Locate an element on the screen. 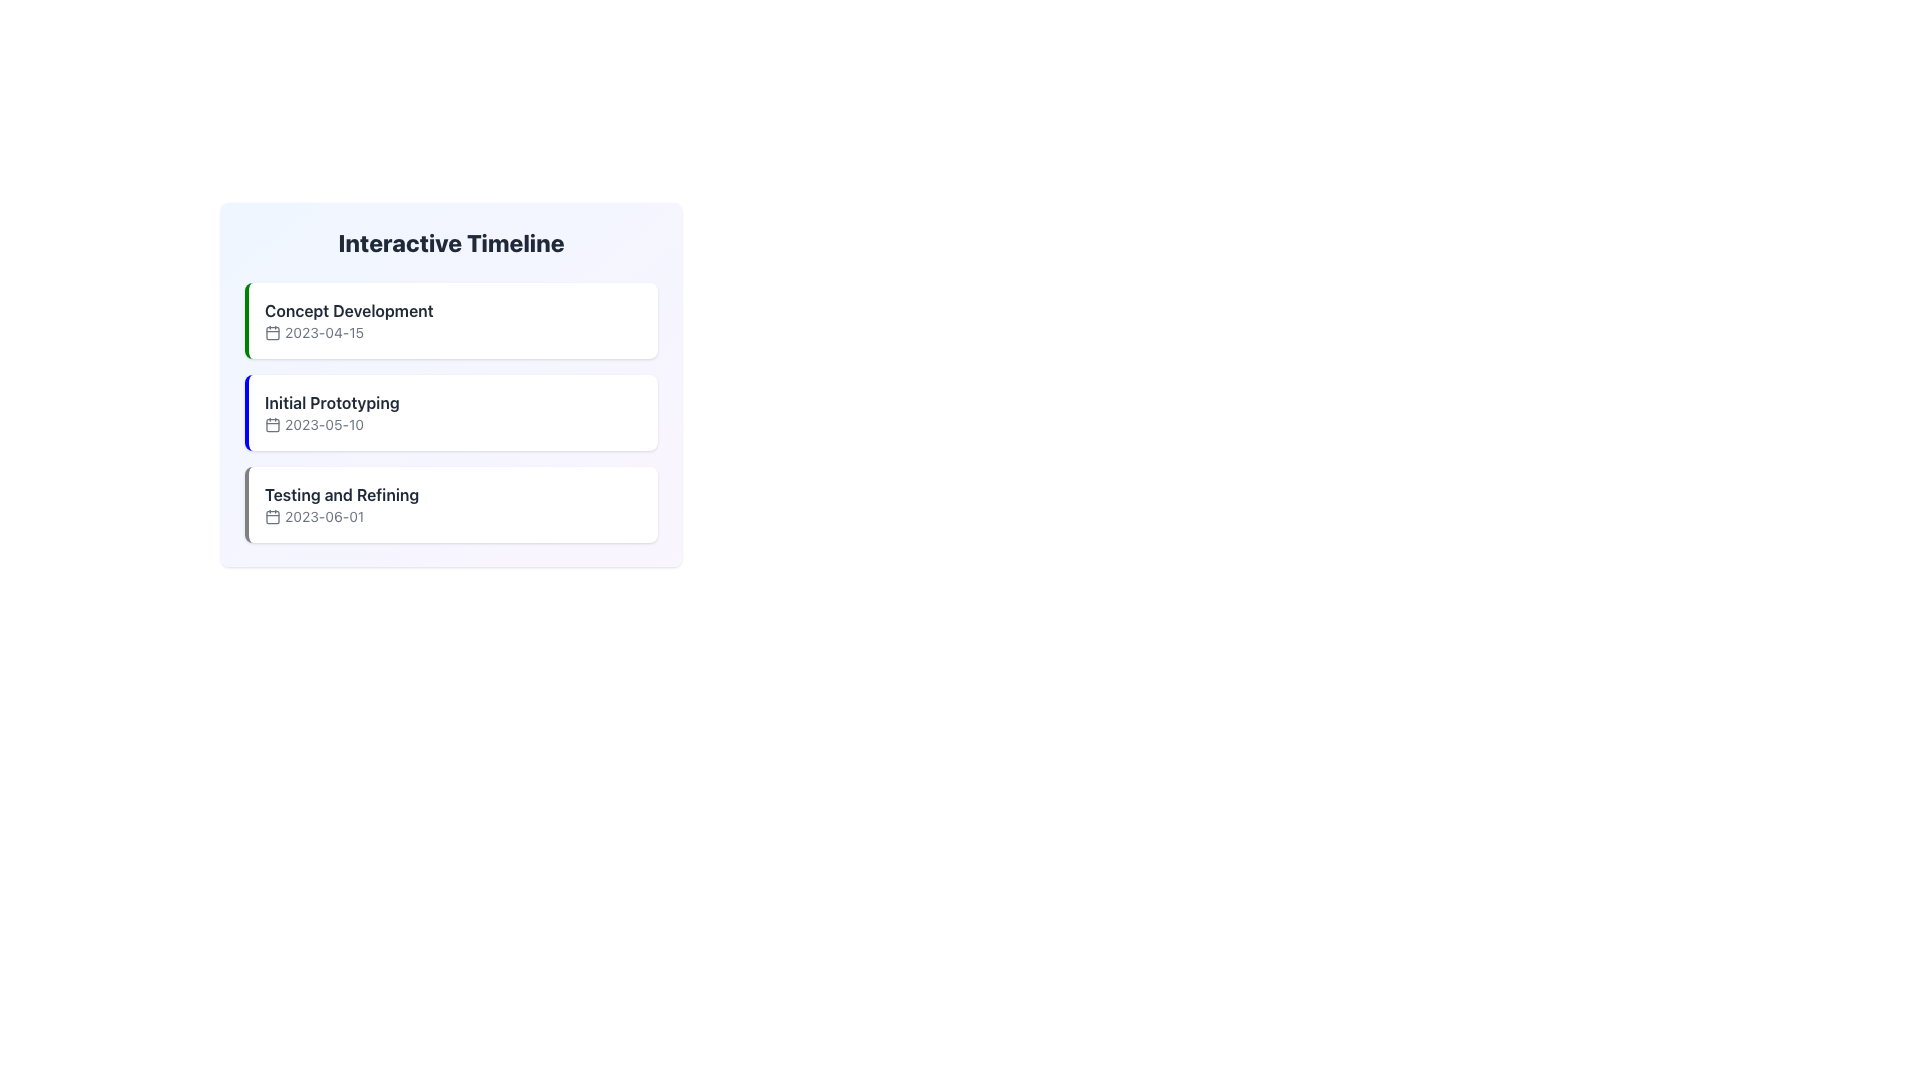 This screenshot has width=1920, height=1080. the calendar icon representing the date '2023-04-15' in the 'Concept Development' section of the timeline is located at coordinates (272, 331).